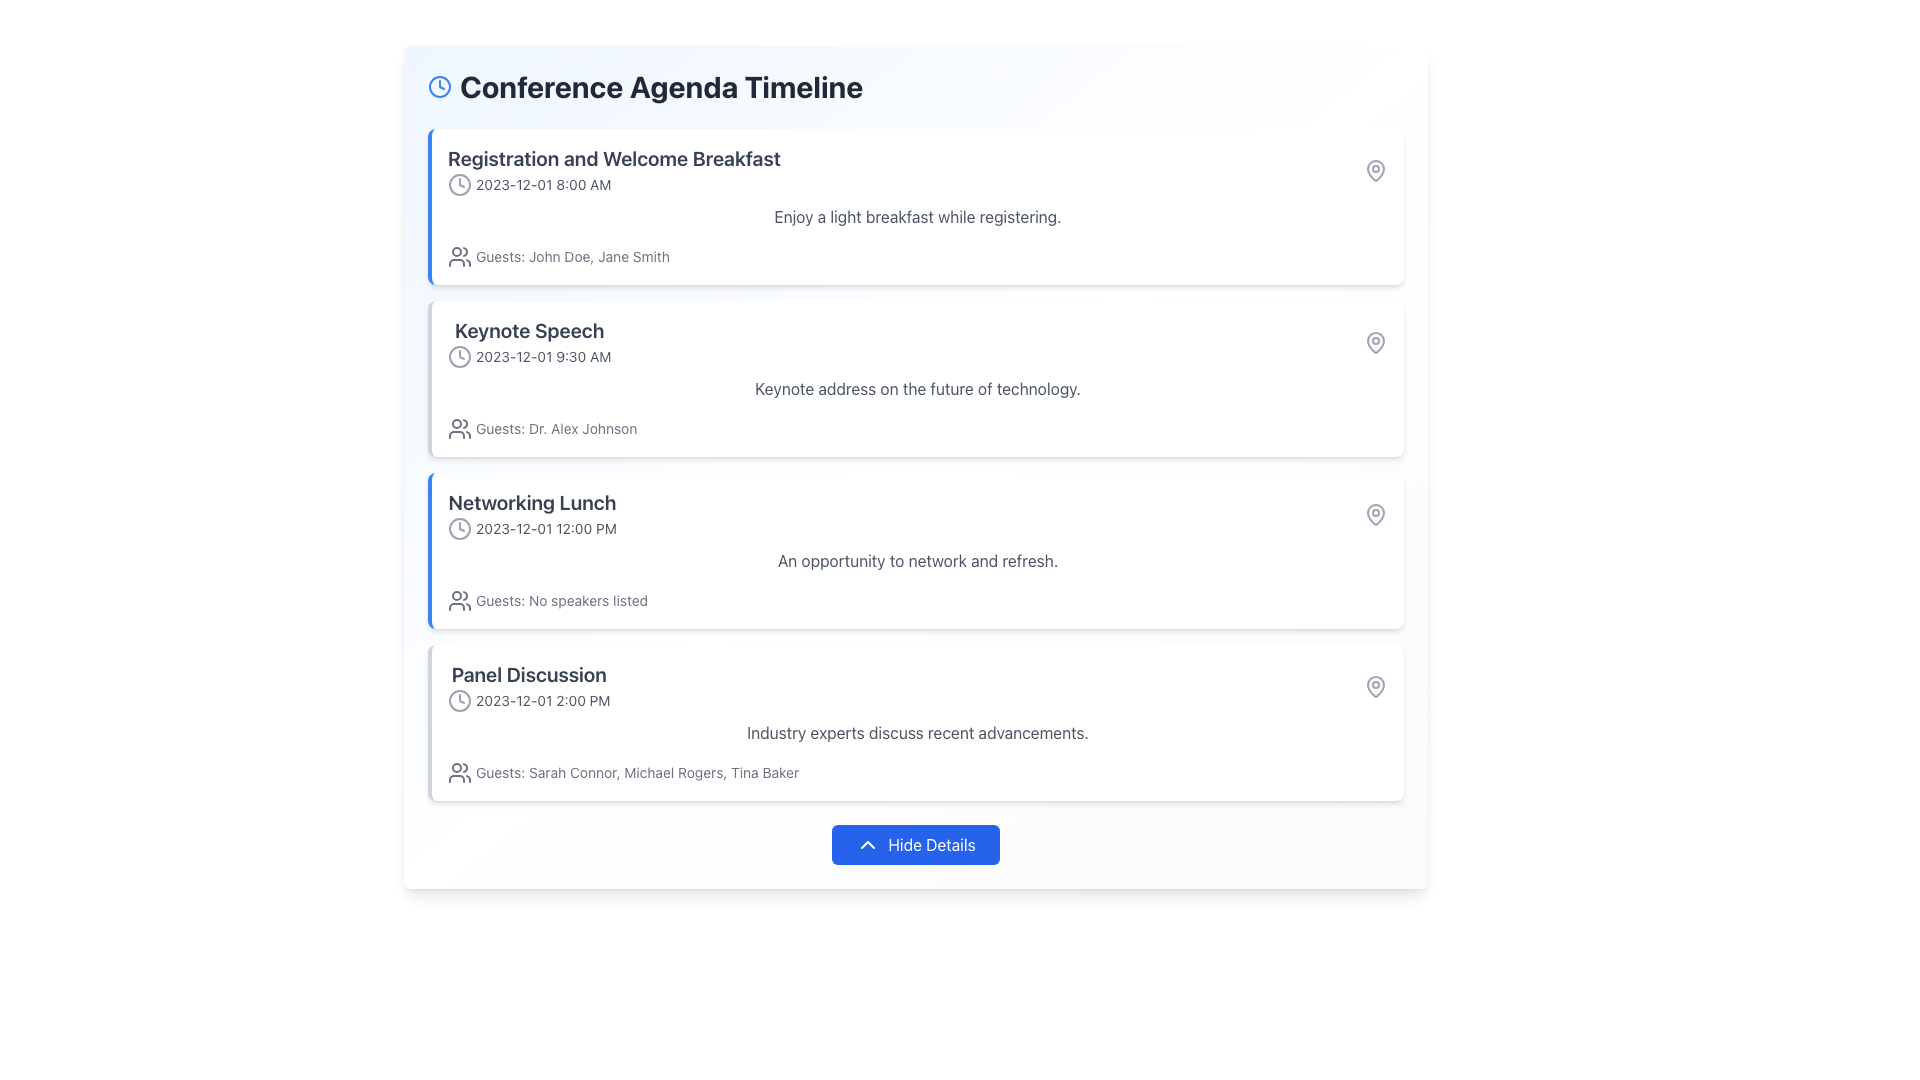  Describe the element at coordinates (916, 216) in the screenshot. I see `descriptive text 'Enjoy a light breakfast while registering.' located beneath the title of the 'Registration and Welcome Breakfast' section` at that location.